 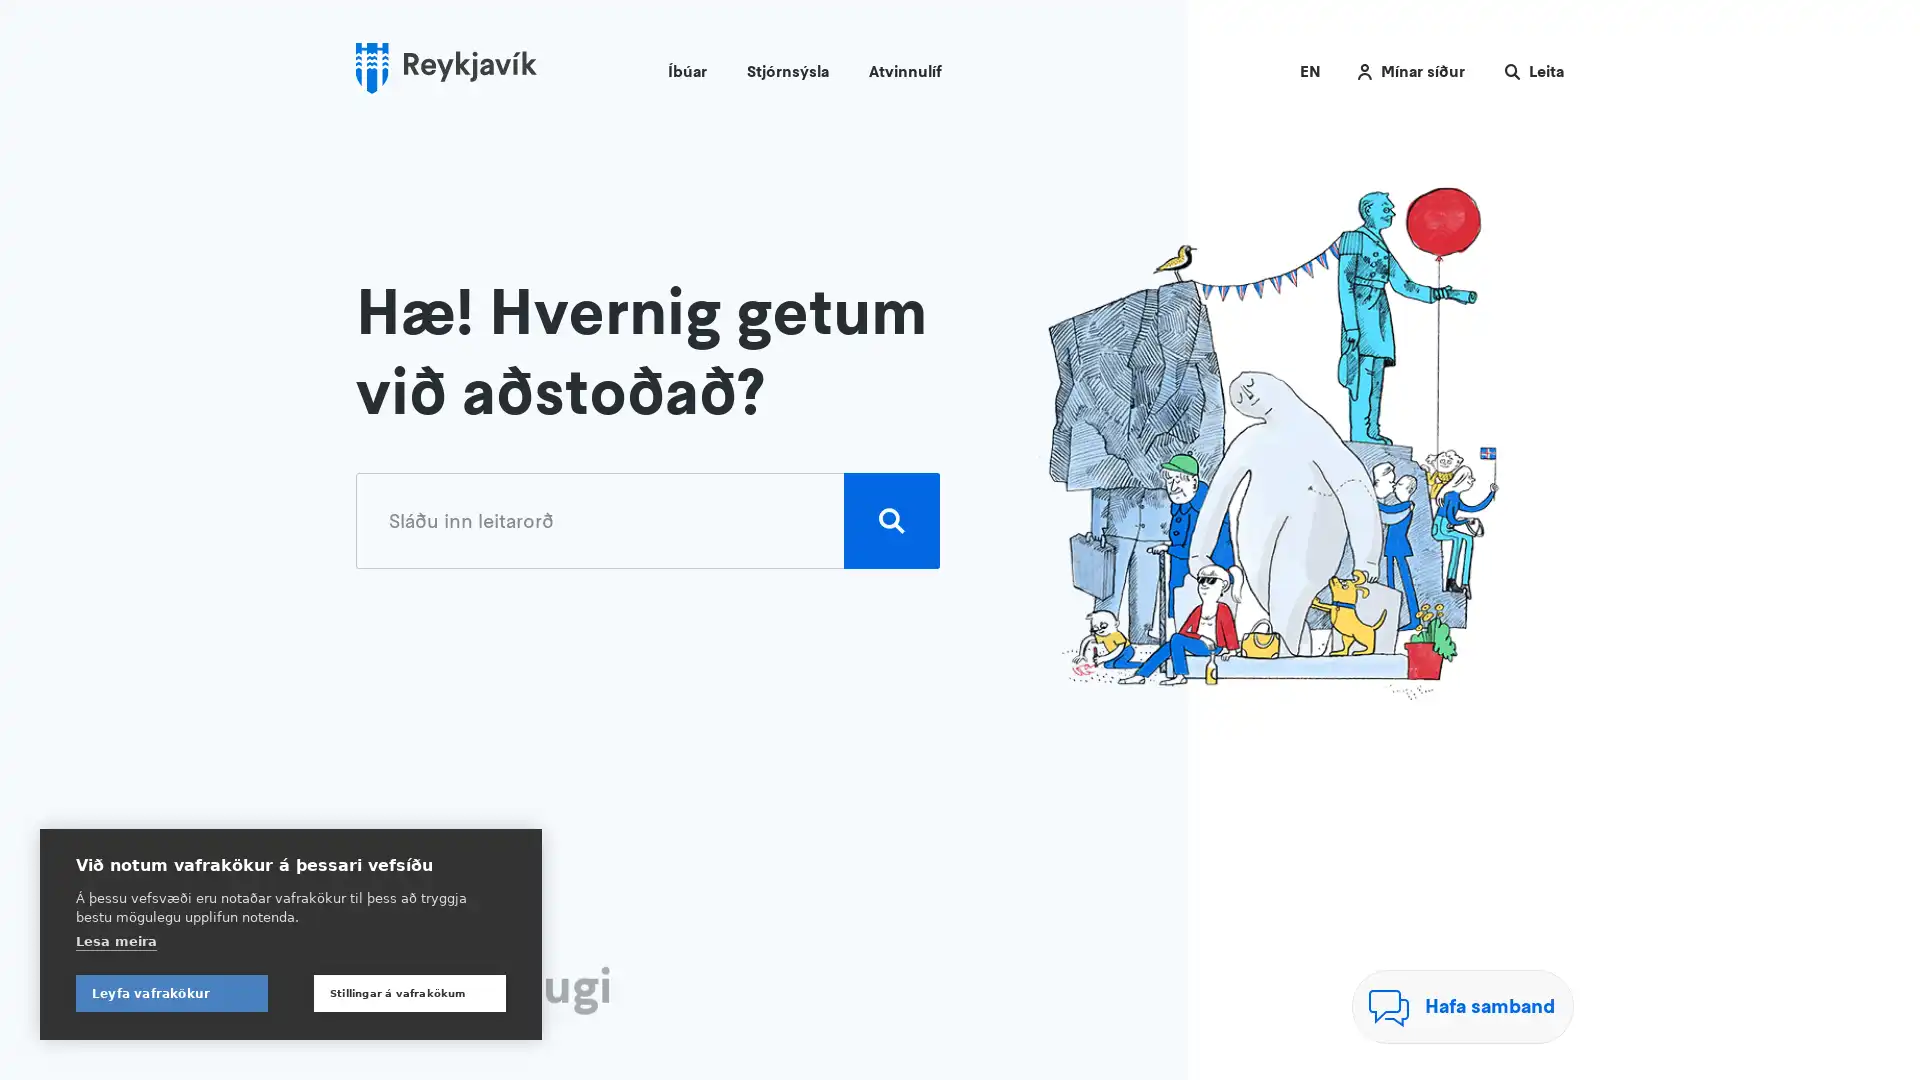 I want to click on Stjornsysla, so click(x=786, y=67).